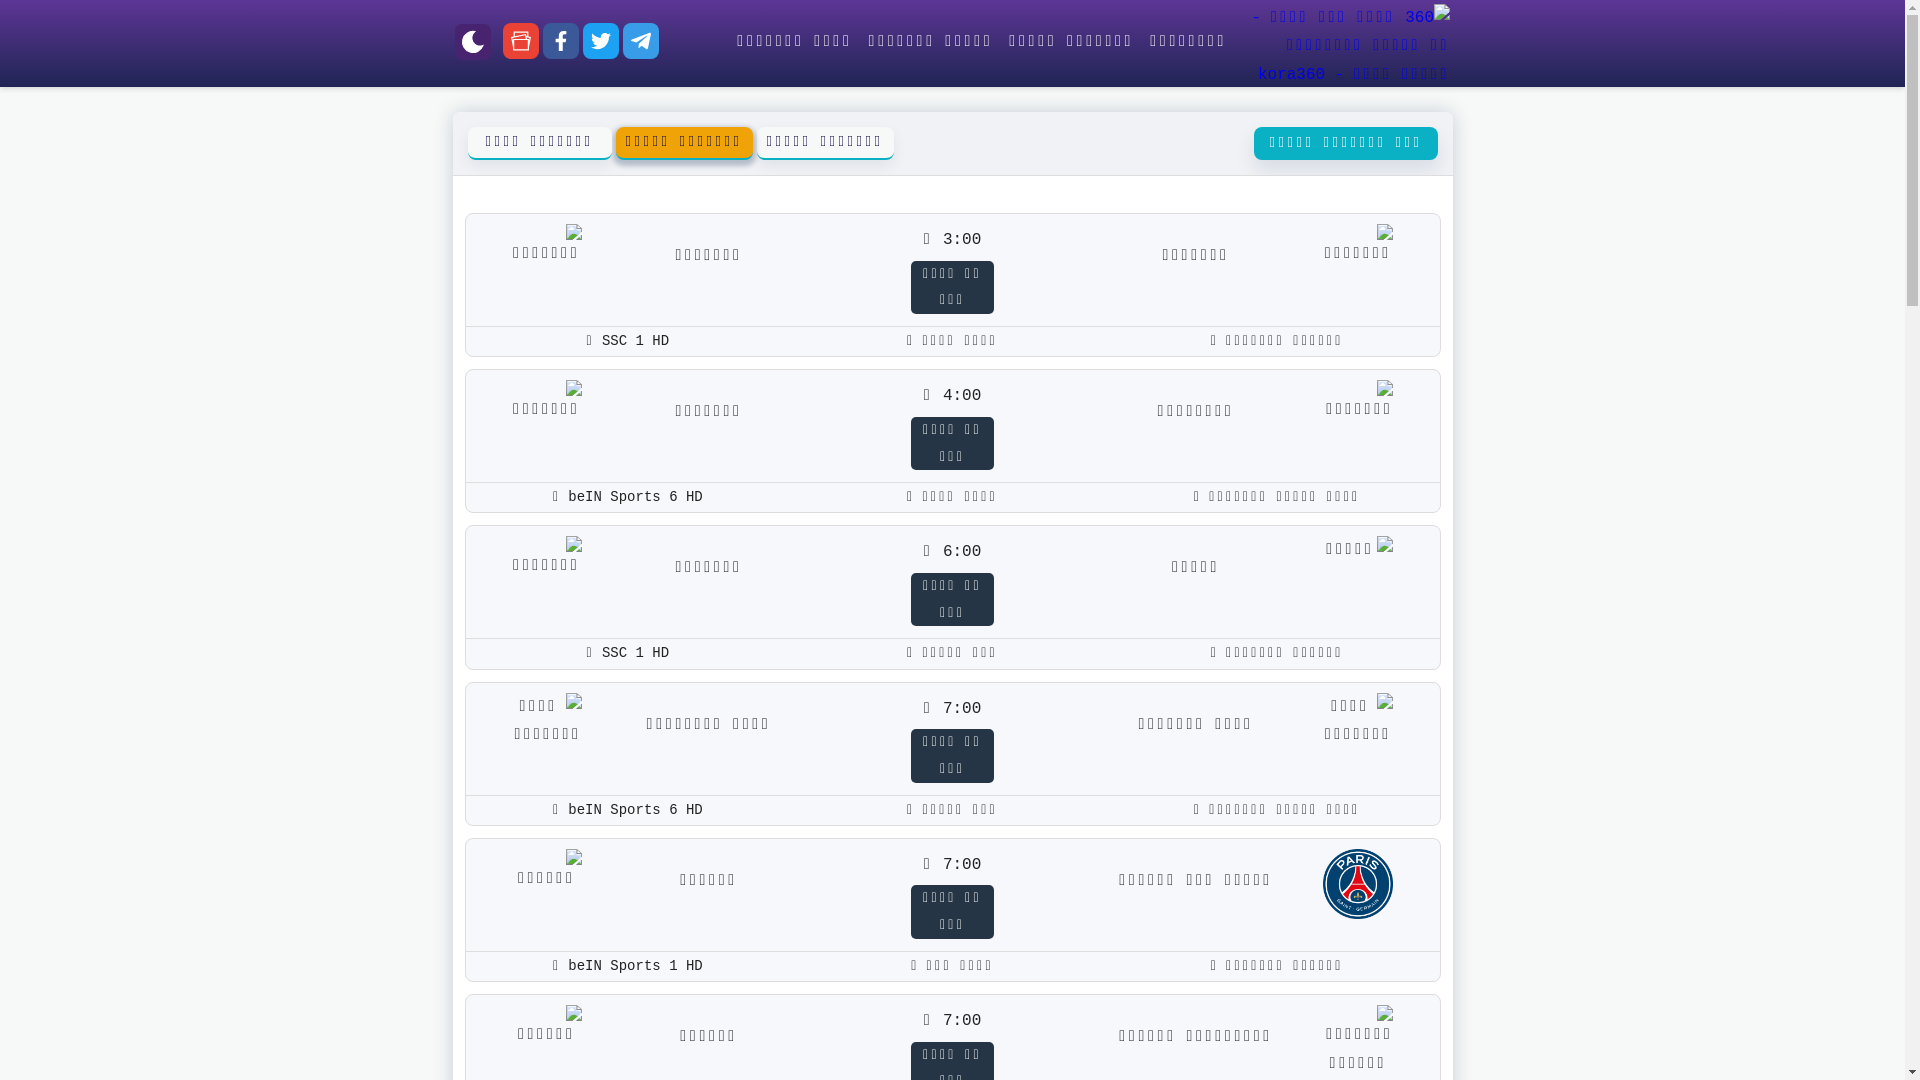 The width and height of the screenshot is (1920, 1080). I want to click on 'telegram', so click(641, 45).